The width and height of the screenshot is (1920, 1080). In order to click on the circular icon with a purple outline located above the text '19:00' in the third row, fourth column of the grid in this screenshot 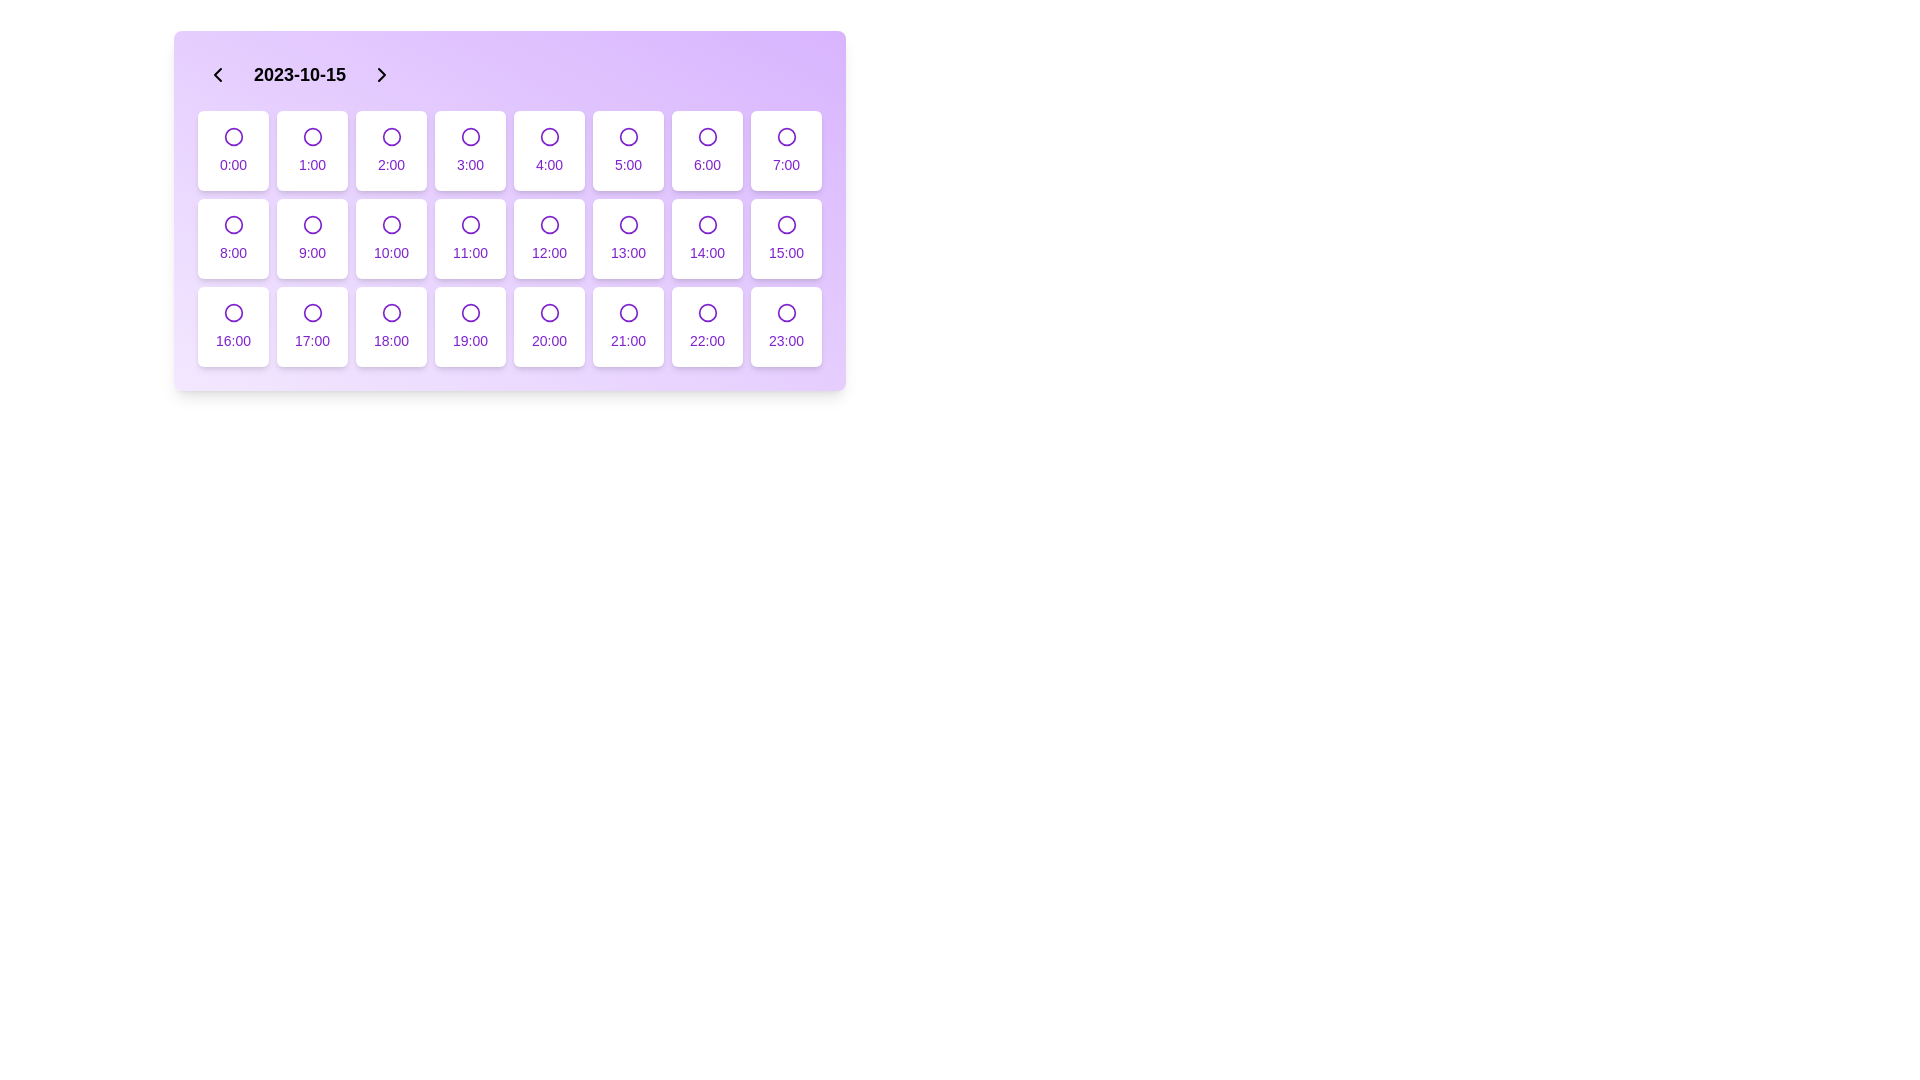, I will do `click(469, 312)`.